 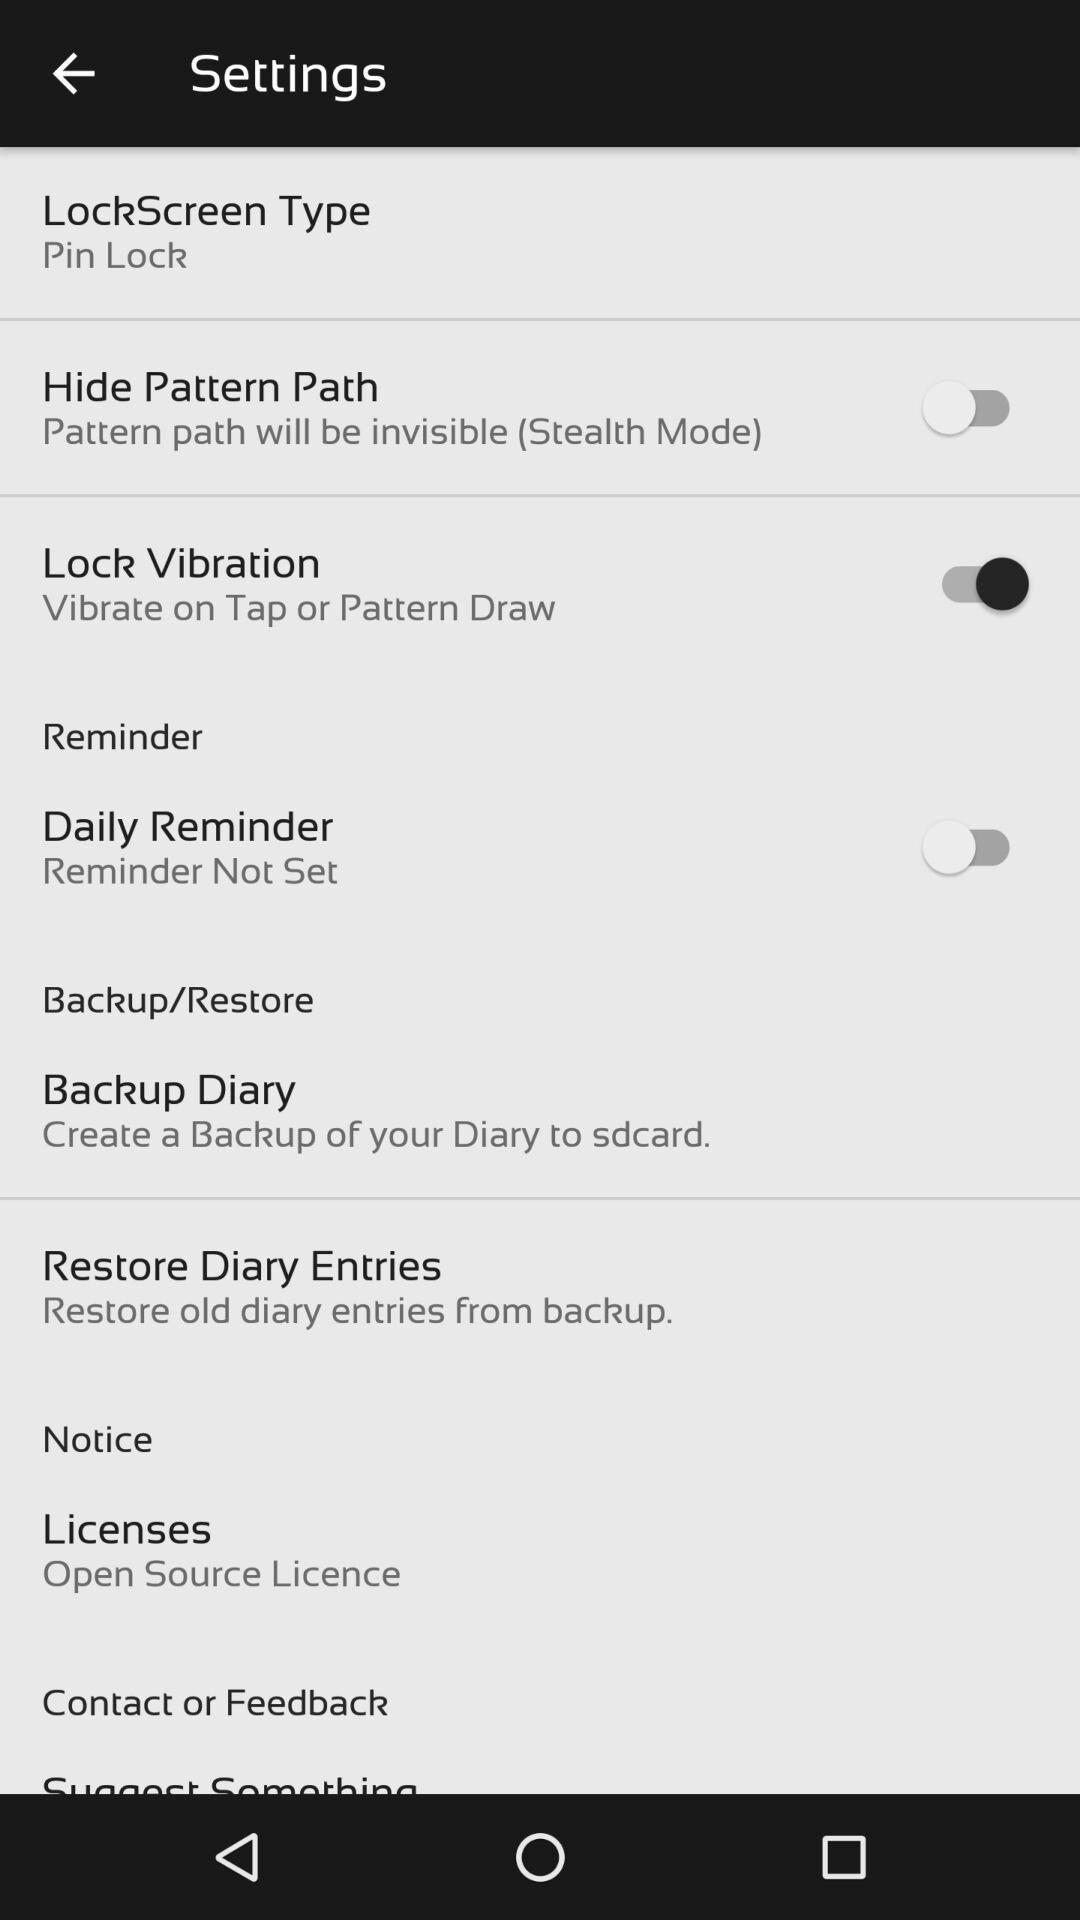 I want to click on open source licence item, so click(x=221, y=1572).